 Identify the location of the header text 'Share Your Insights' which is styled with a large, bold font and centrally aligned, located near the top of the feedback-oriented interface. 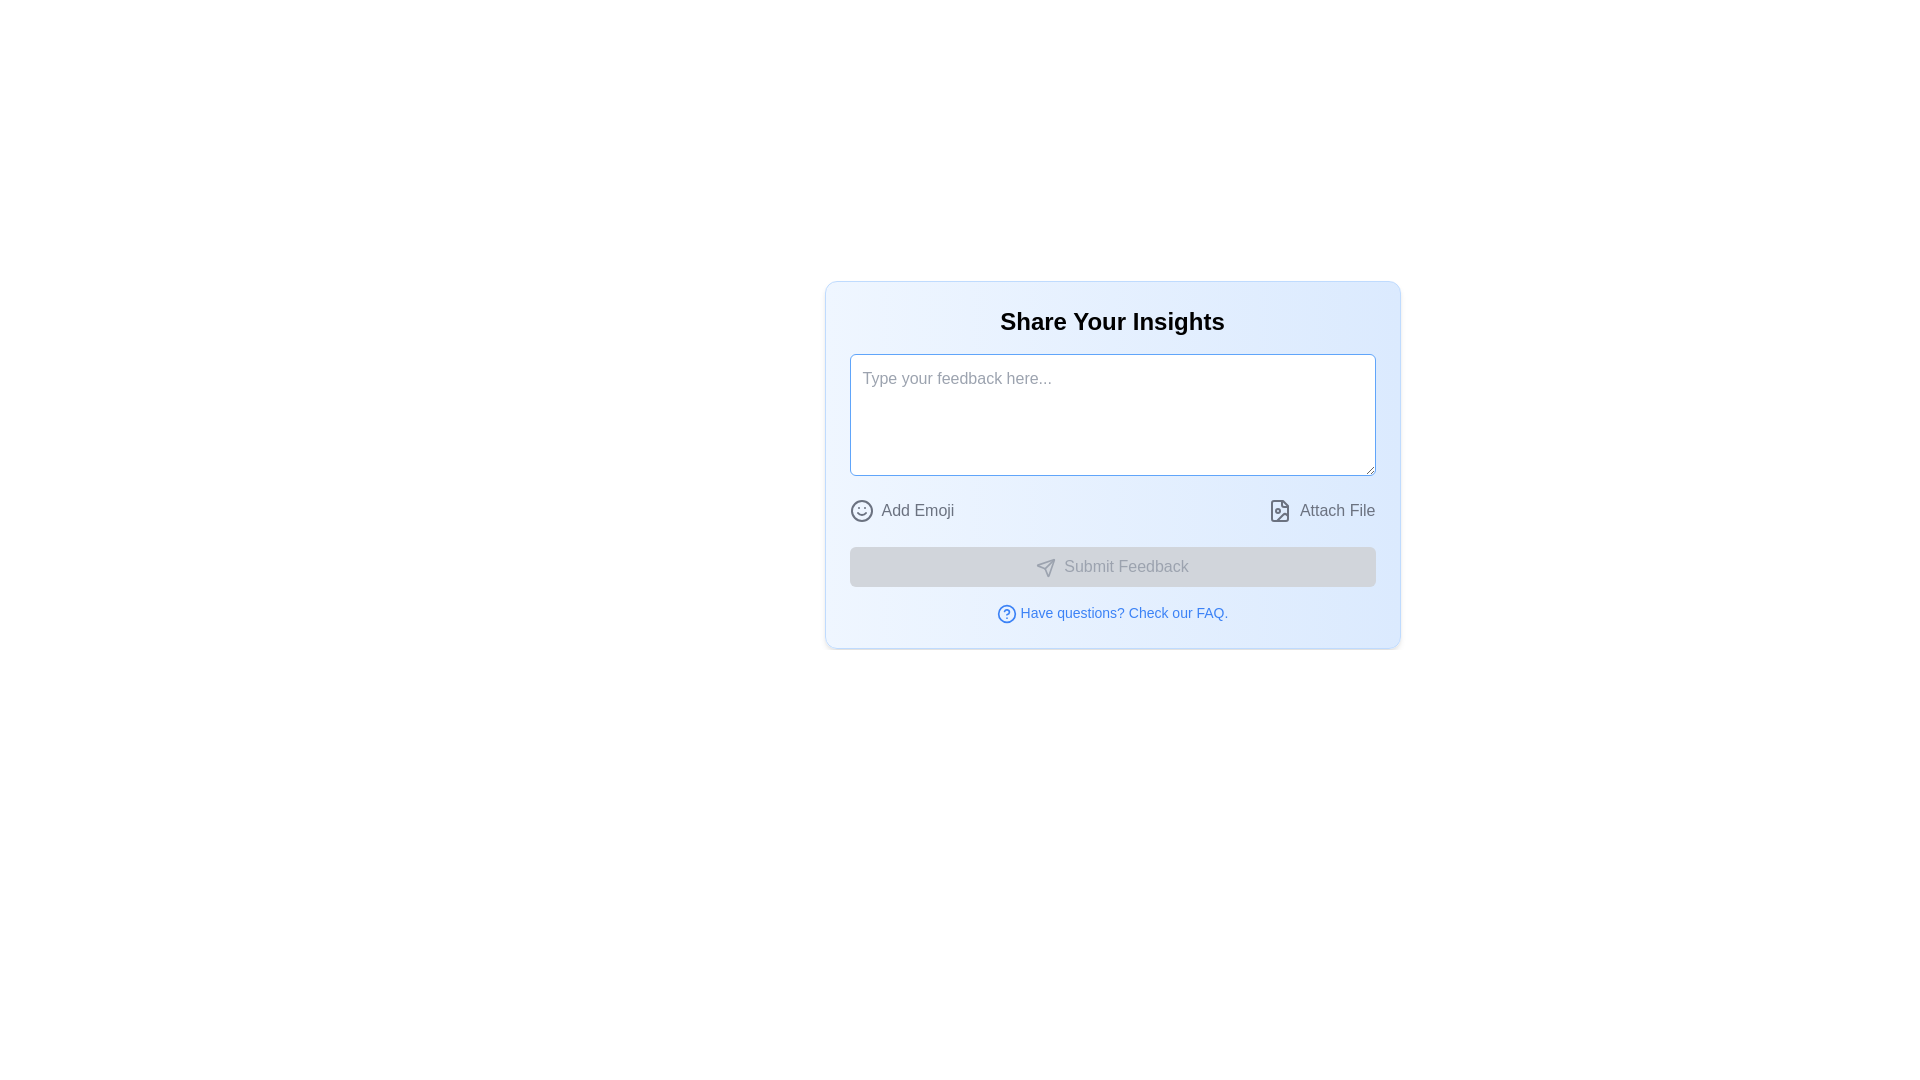
(1111, 320).